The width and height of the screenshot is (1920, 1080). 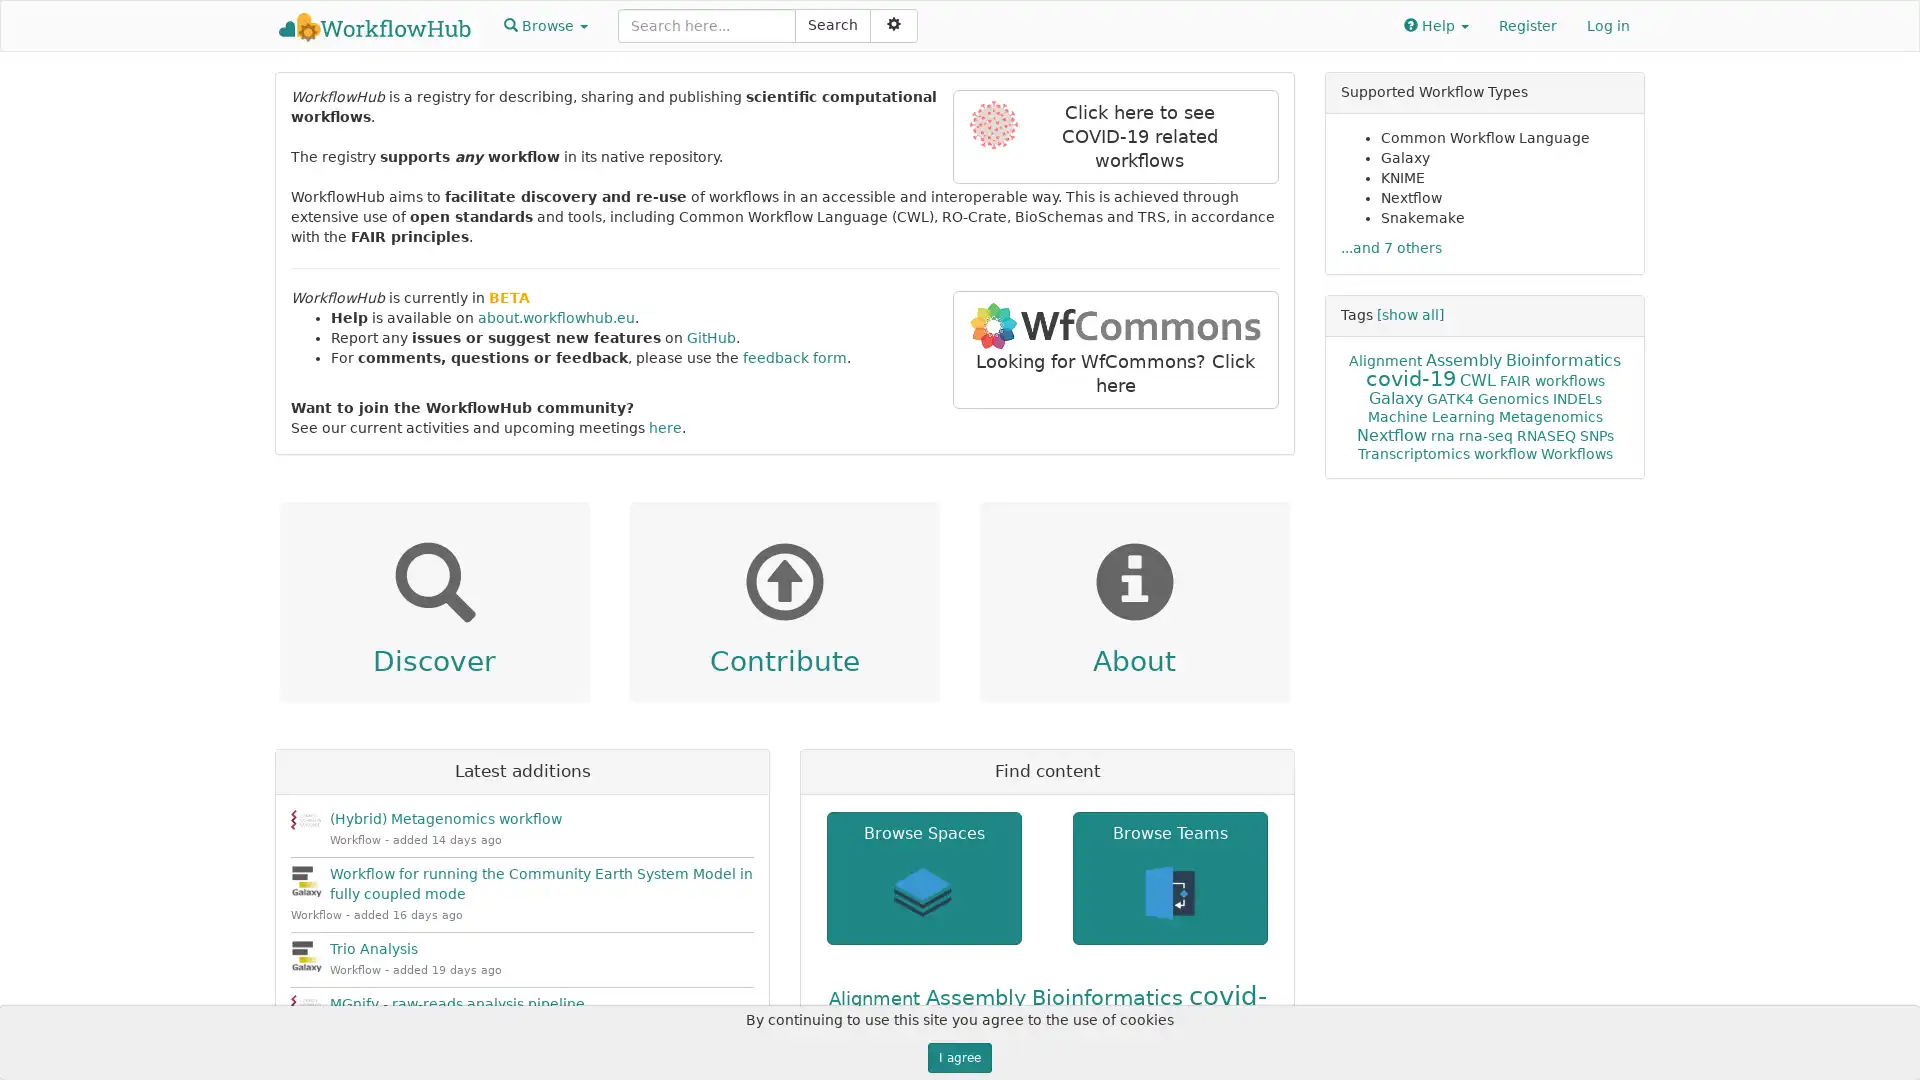 What do you see at coordinates (546, 26) in the screenshot?
I see `Browse` at bounding box center [546, 26].